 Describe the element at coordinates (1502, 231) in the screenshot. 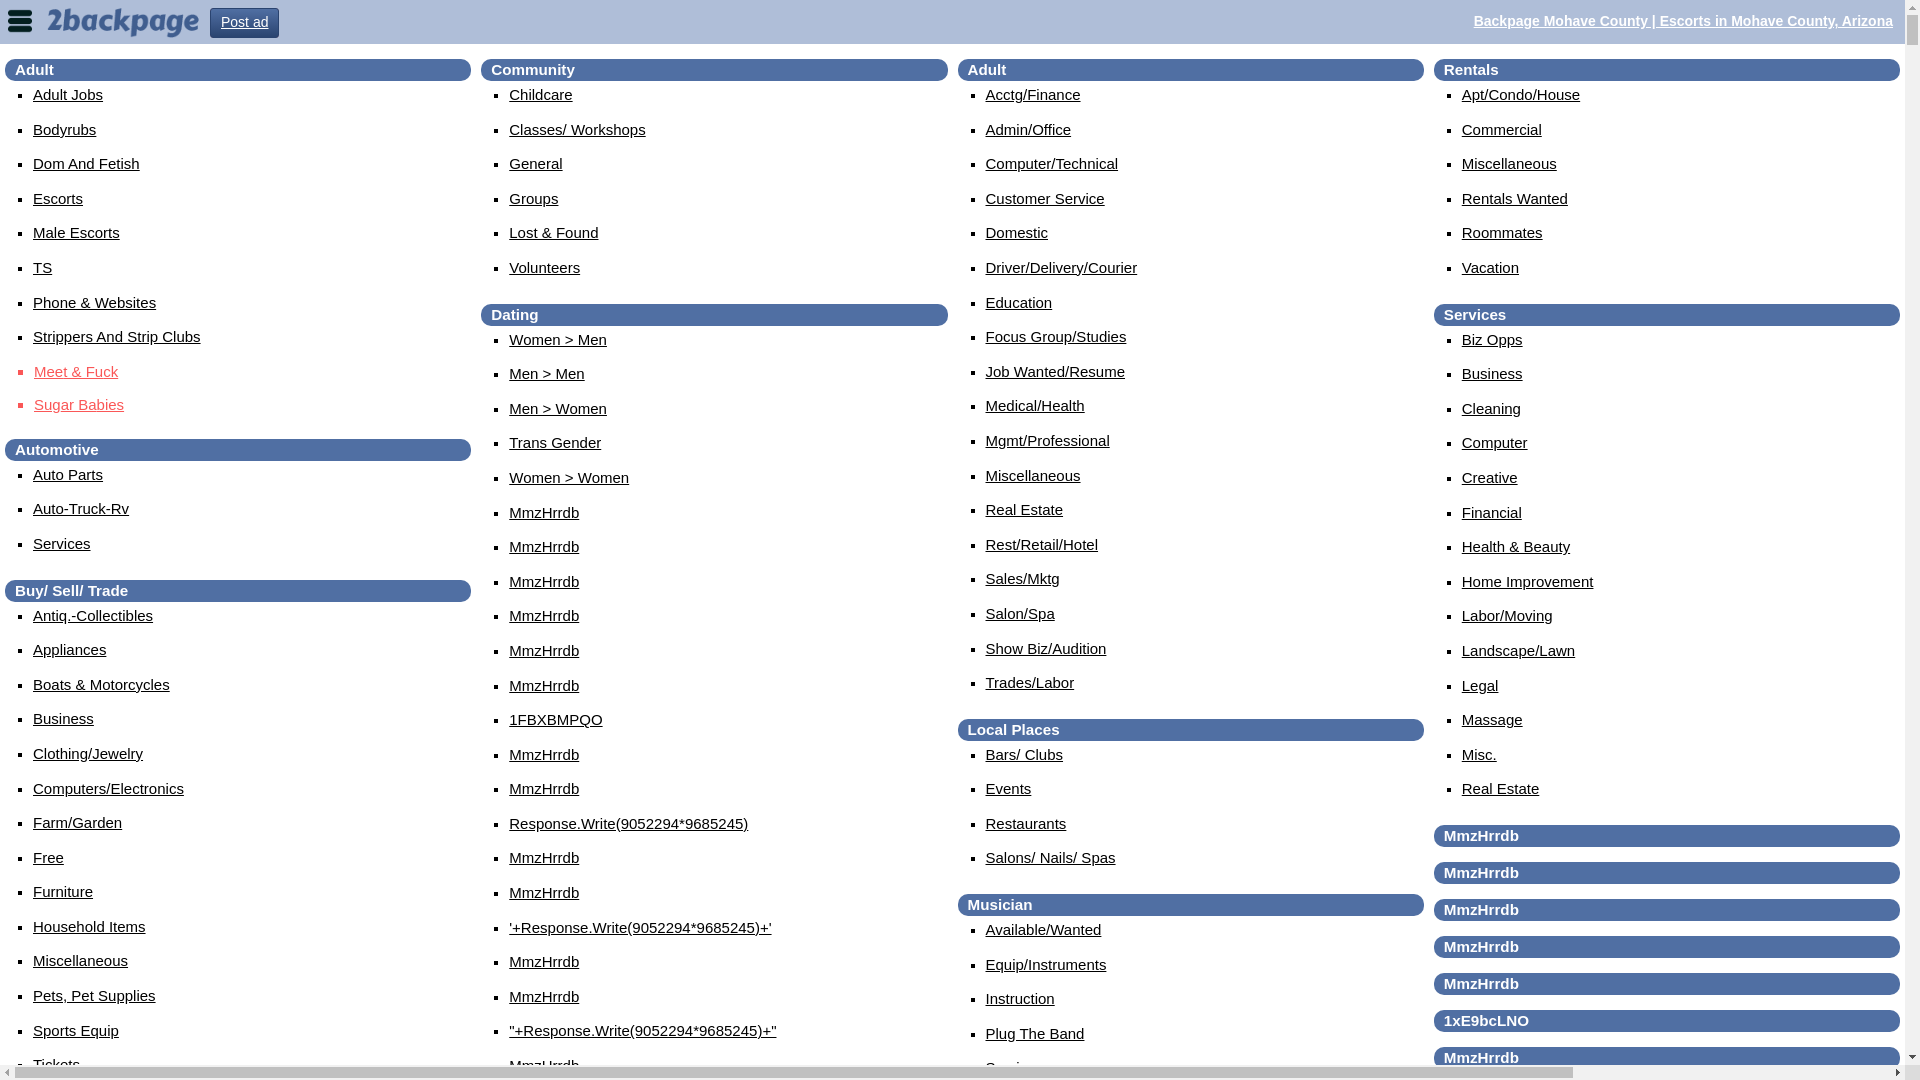

I see `'Roommates'` at that location.